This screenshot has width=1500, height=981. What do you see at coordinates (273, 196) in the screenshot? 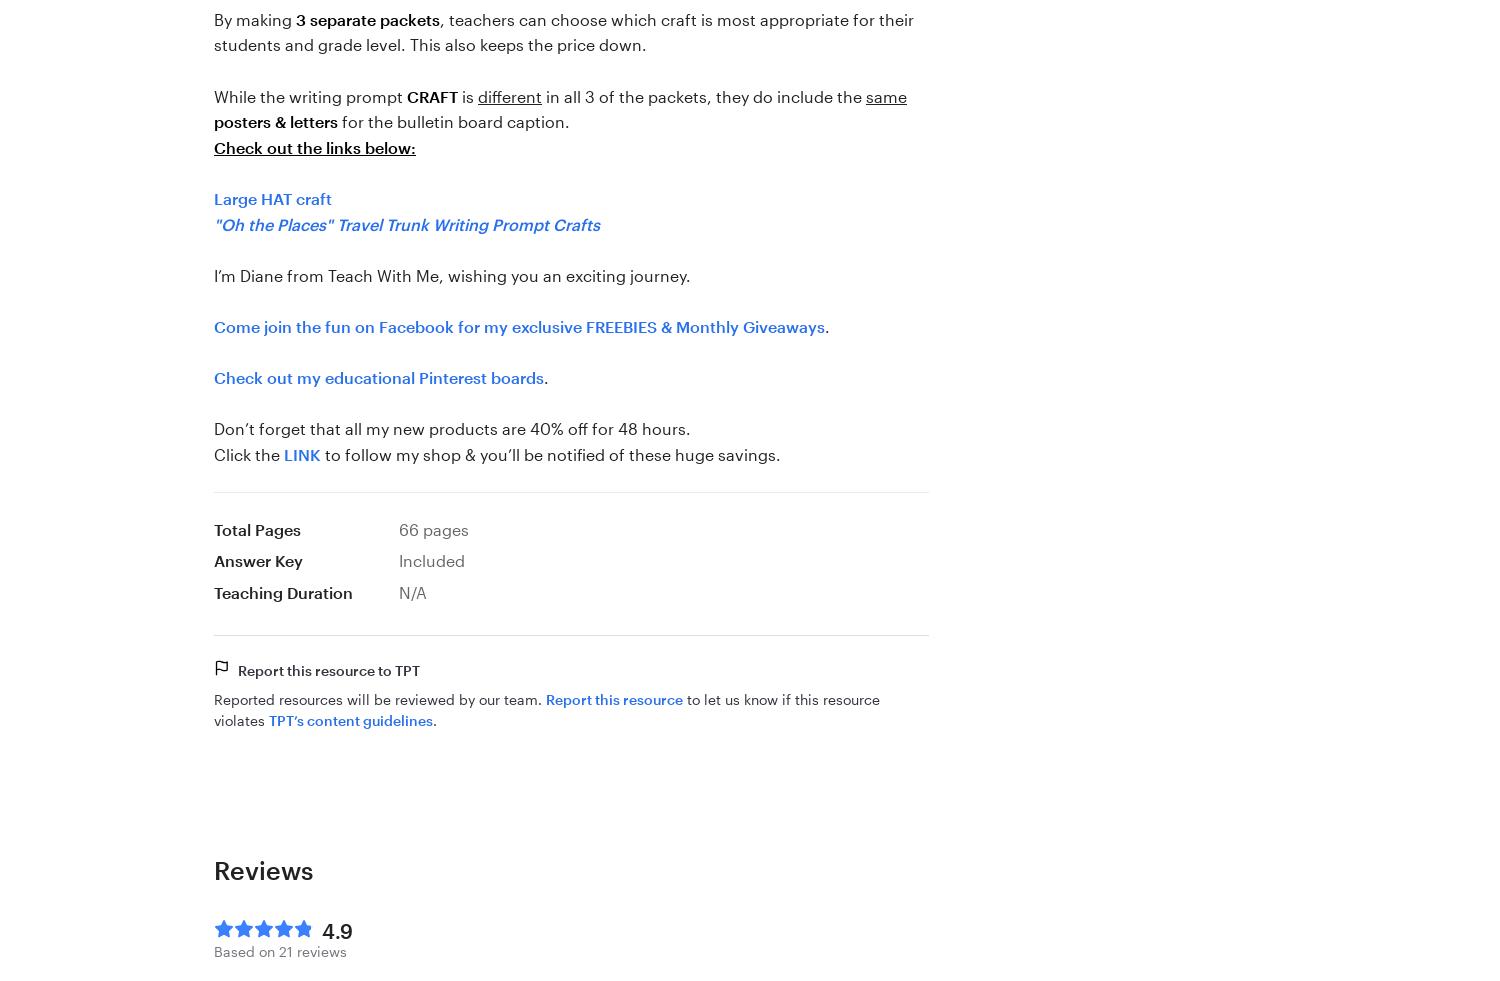
I see `'Large HAT craft'` at bounding box center [273, 196].